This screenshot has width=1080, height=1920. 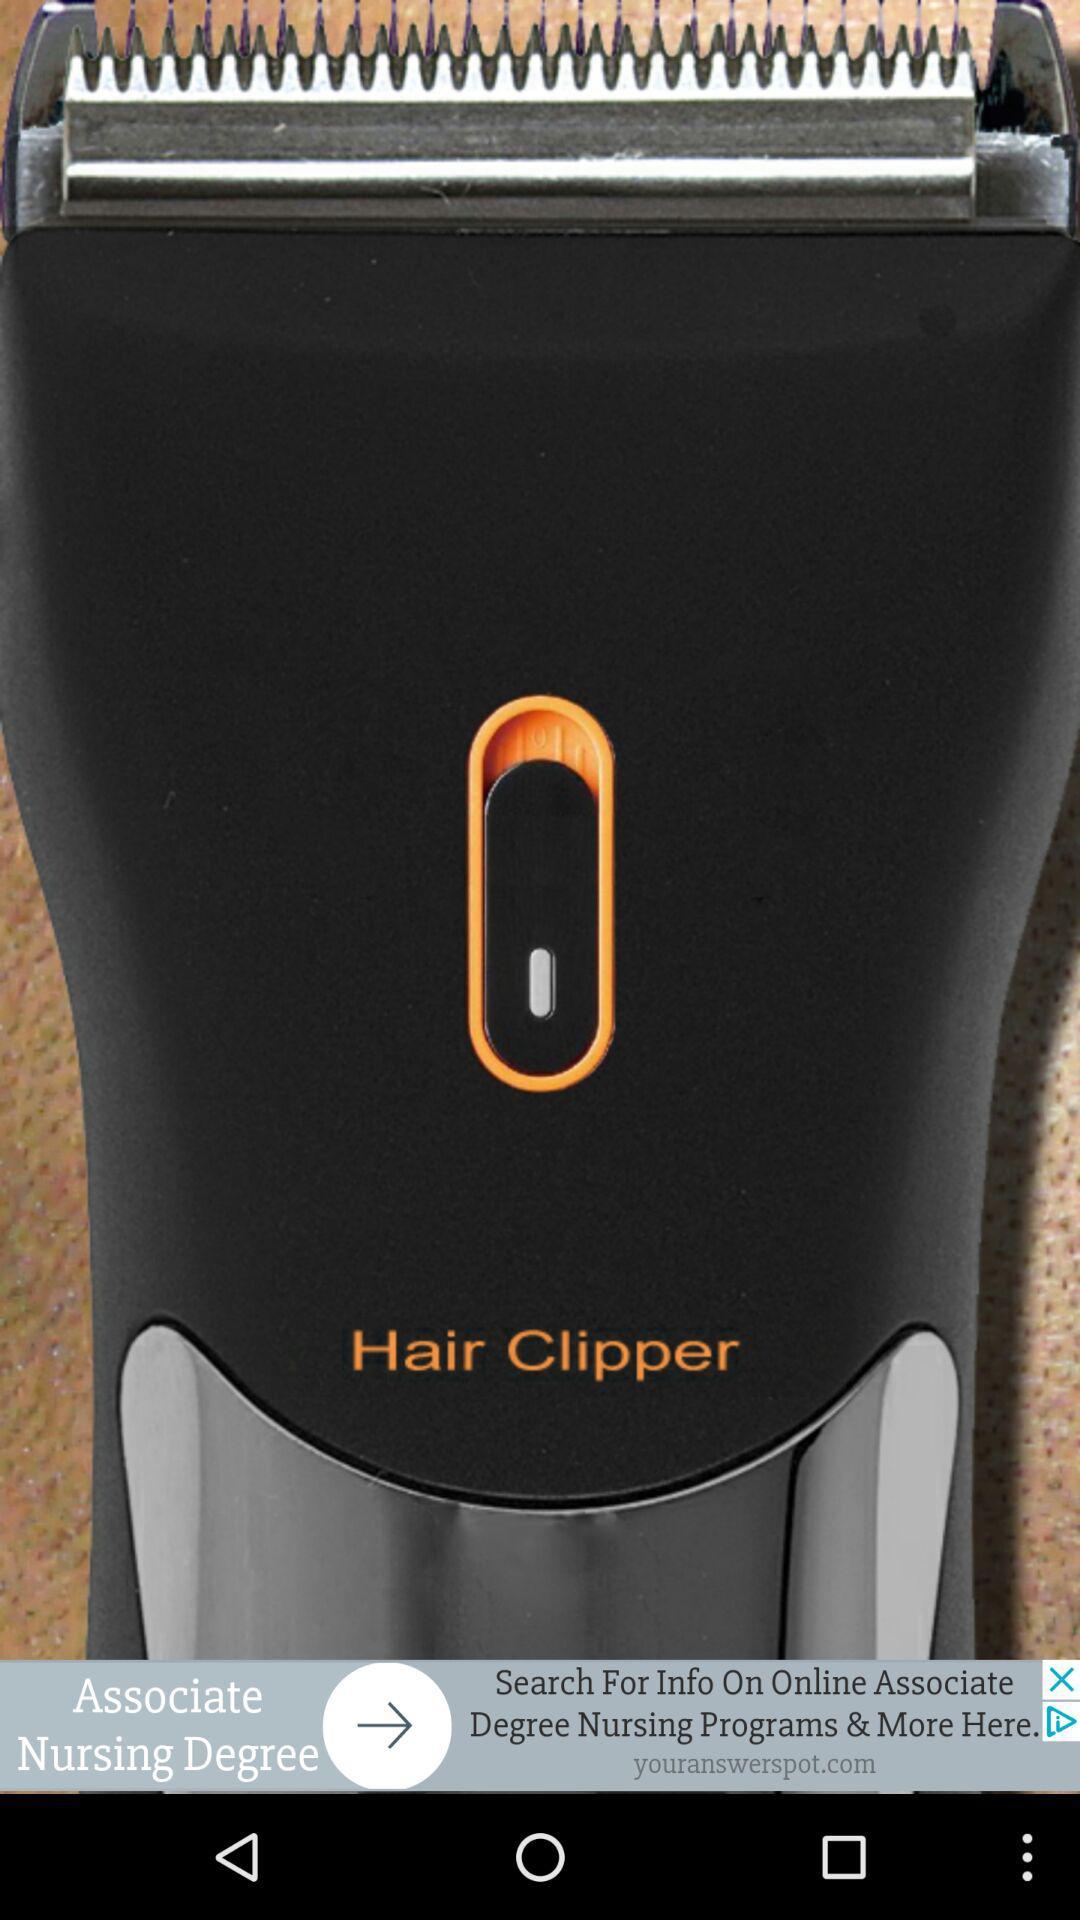 I want to click on open advertisement, so click(x=540, y=1724).